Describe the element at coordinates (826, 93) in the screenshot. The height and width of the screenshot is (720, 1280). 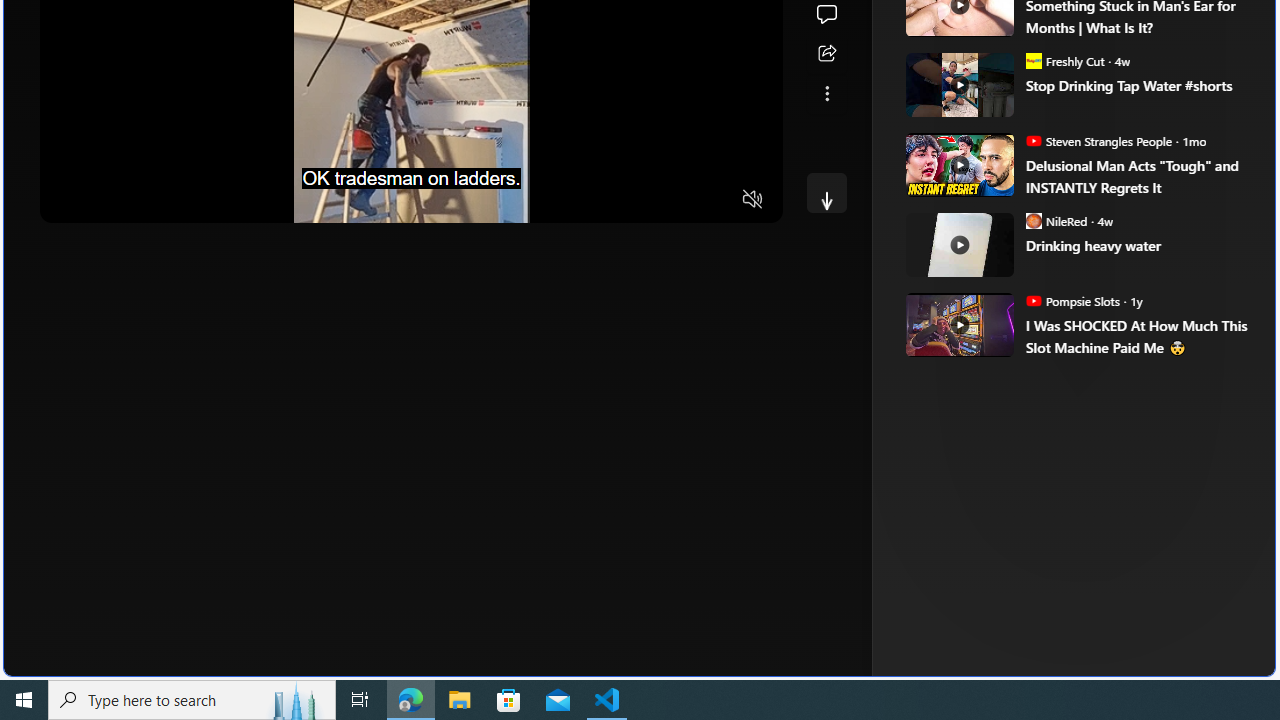
I see `'See more'` at that location.